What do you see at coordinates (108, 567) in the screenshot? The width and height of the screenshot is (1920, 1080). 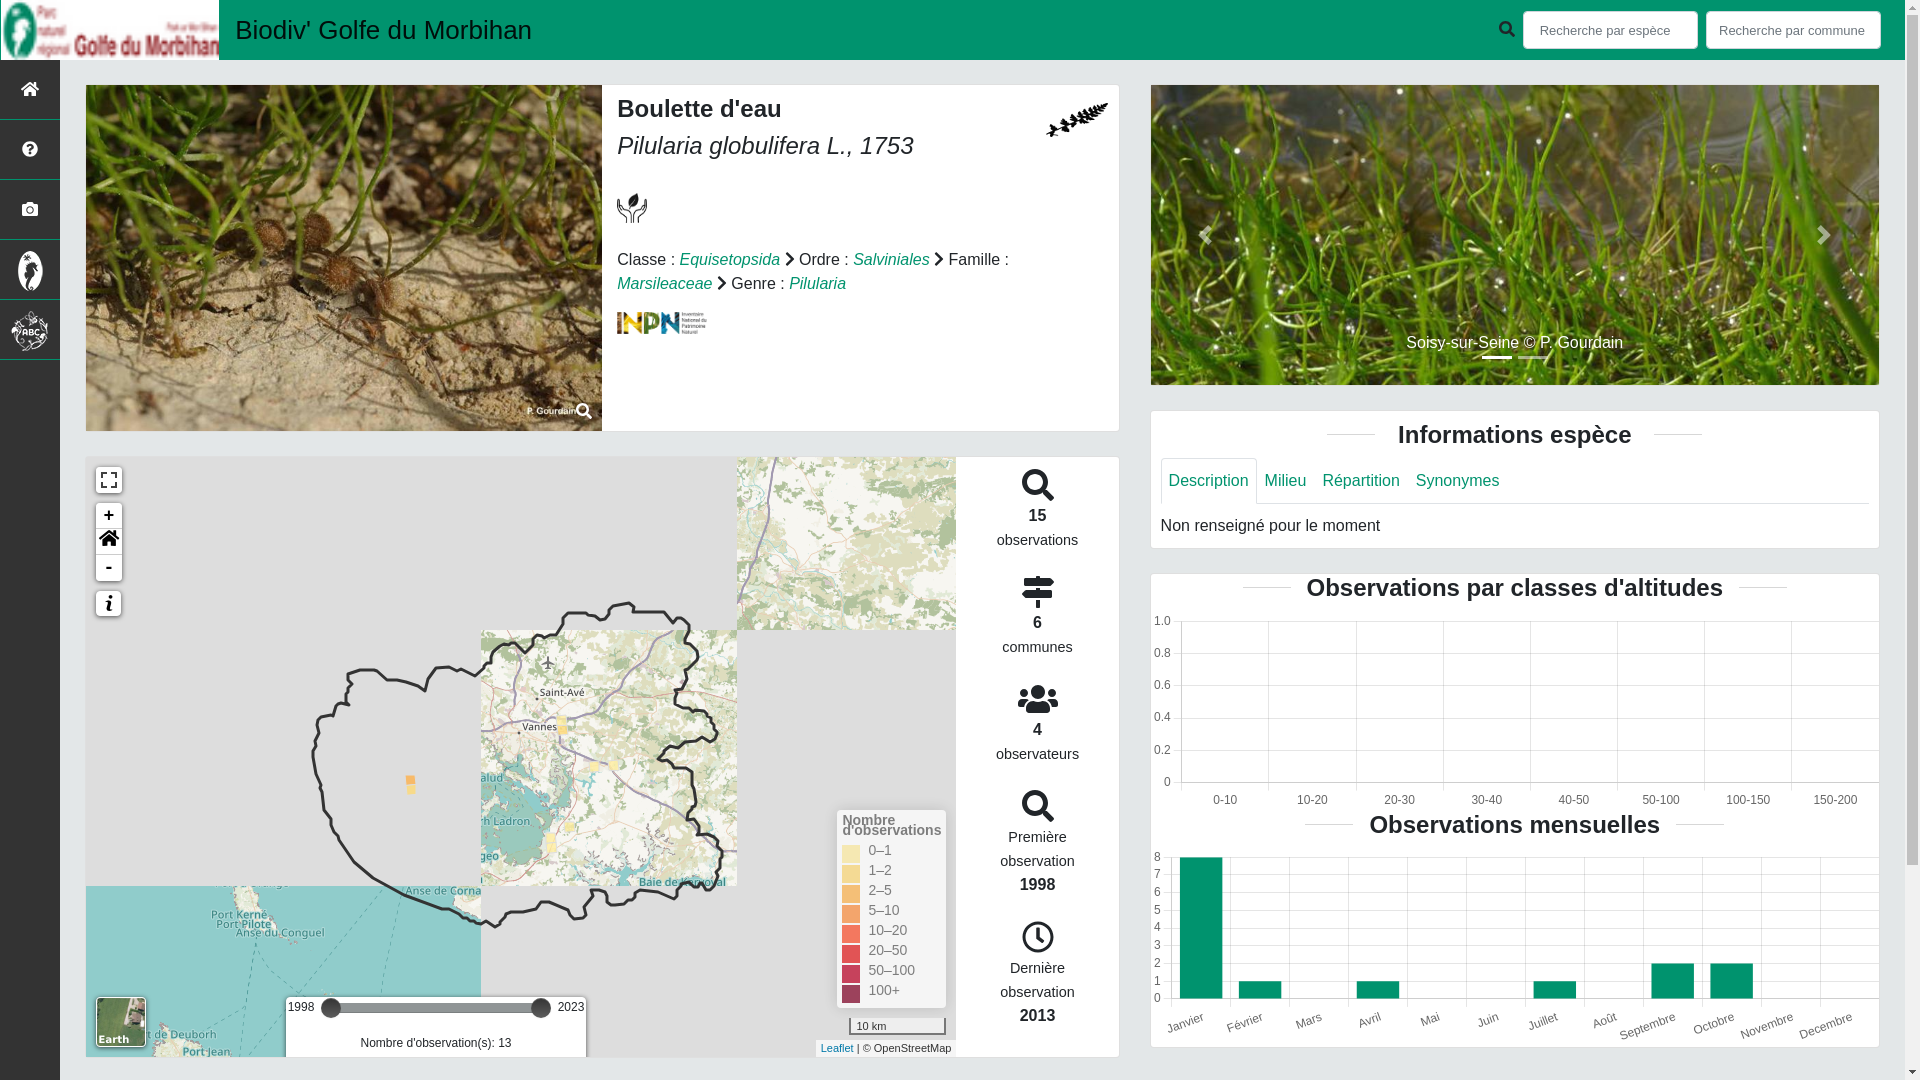 I see `'-'` at bounding box center [108, 567].